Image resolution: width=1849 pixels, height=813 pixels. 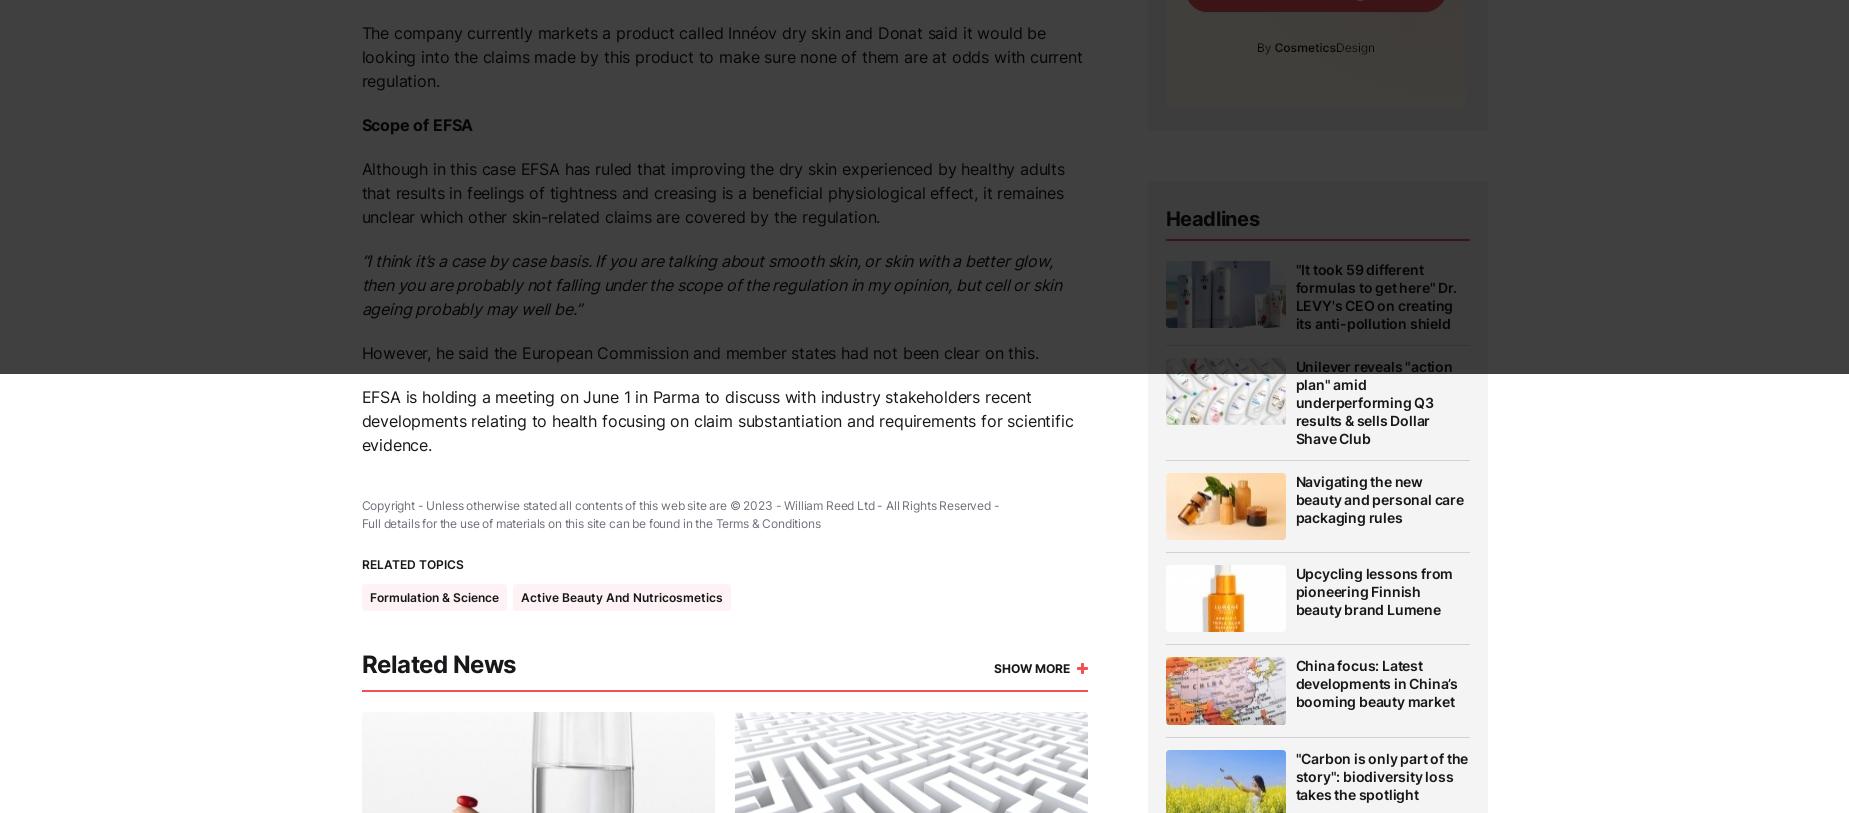 I want to click on 'Formulation & Science', so click(x=432, y=597).